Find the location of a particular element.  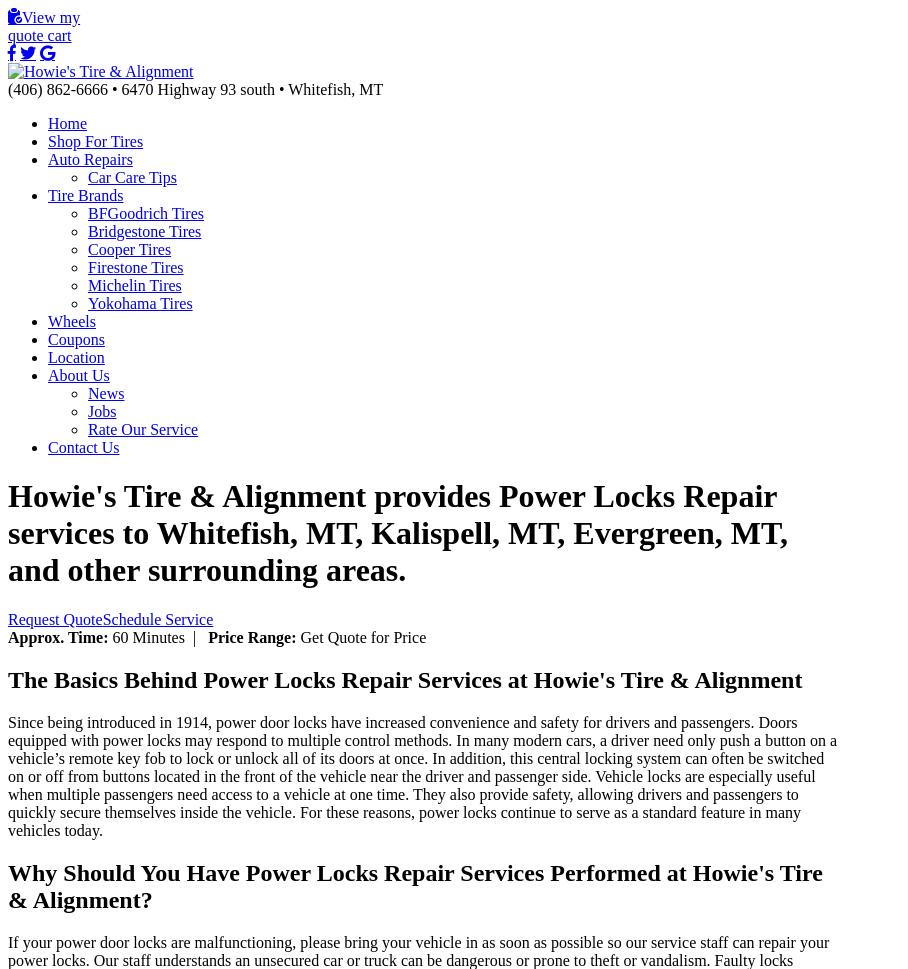

'Tire Brands' is located at coordinates (84, 195).